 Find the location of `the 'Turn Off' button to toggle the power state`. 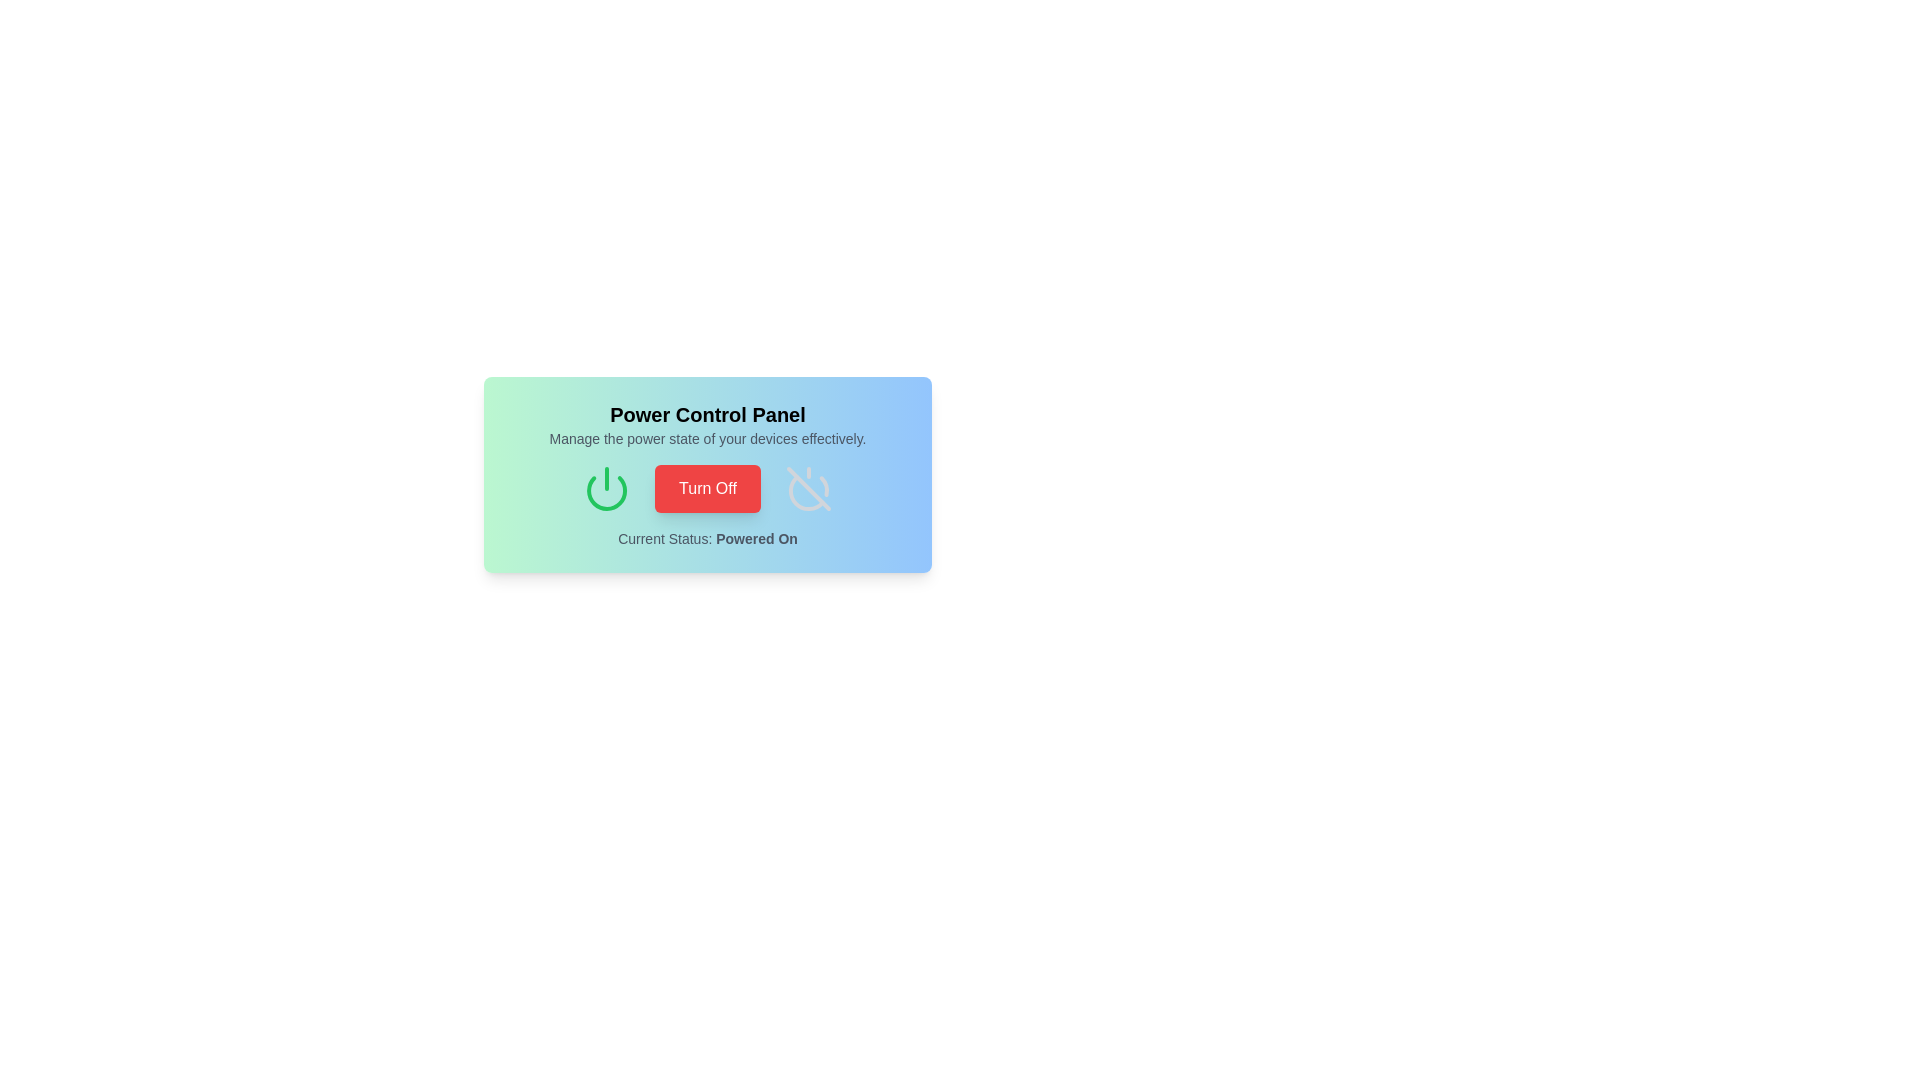

the 'Turn Off' button to toggle the power state is located at coordinates (707, 489).